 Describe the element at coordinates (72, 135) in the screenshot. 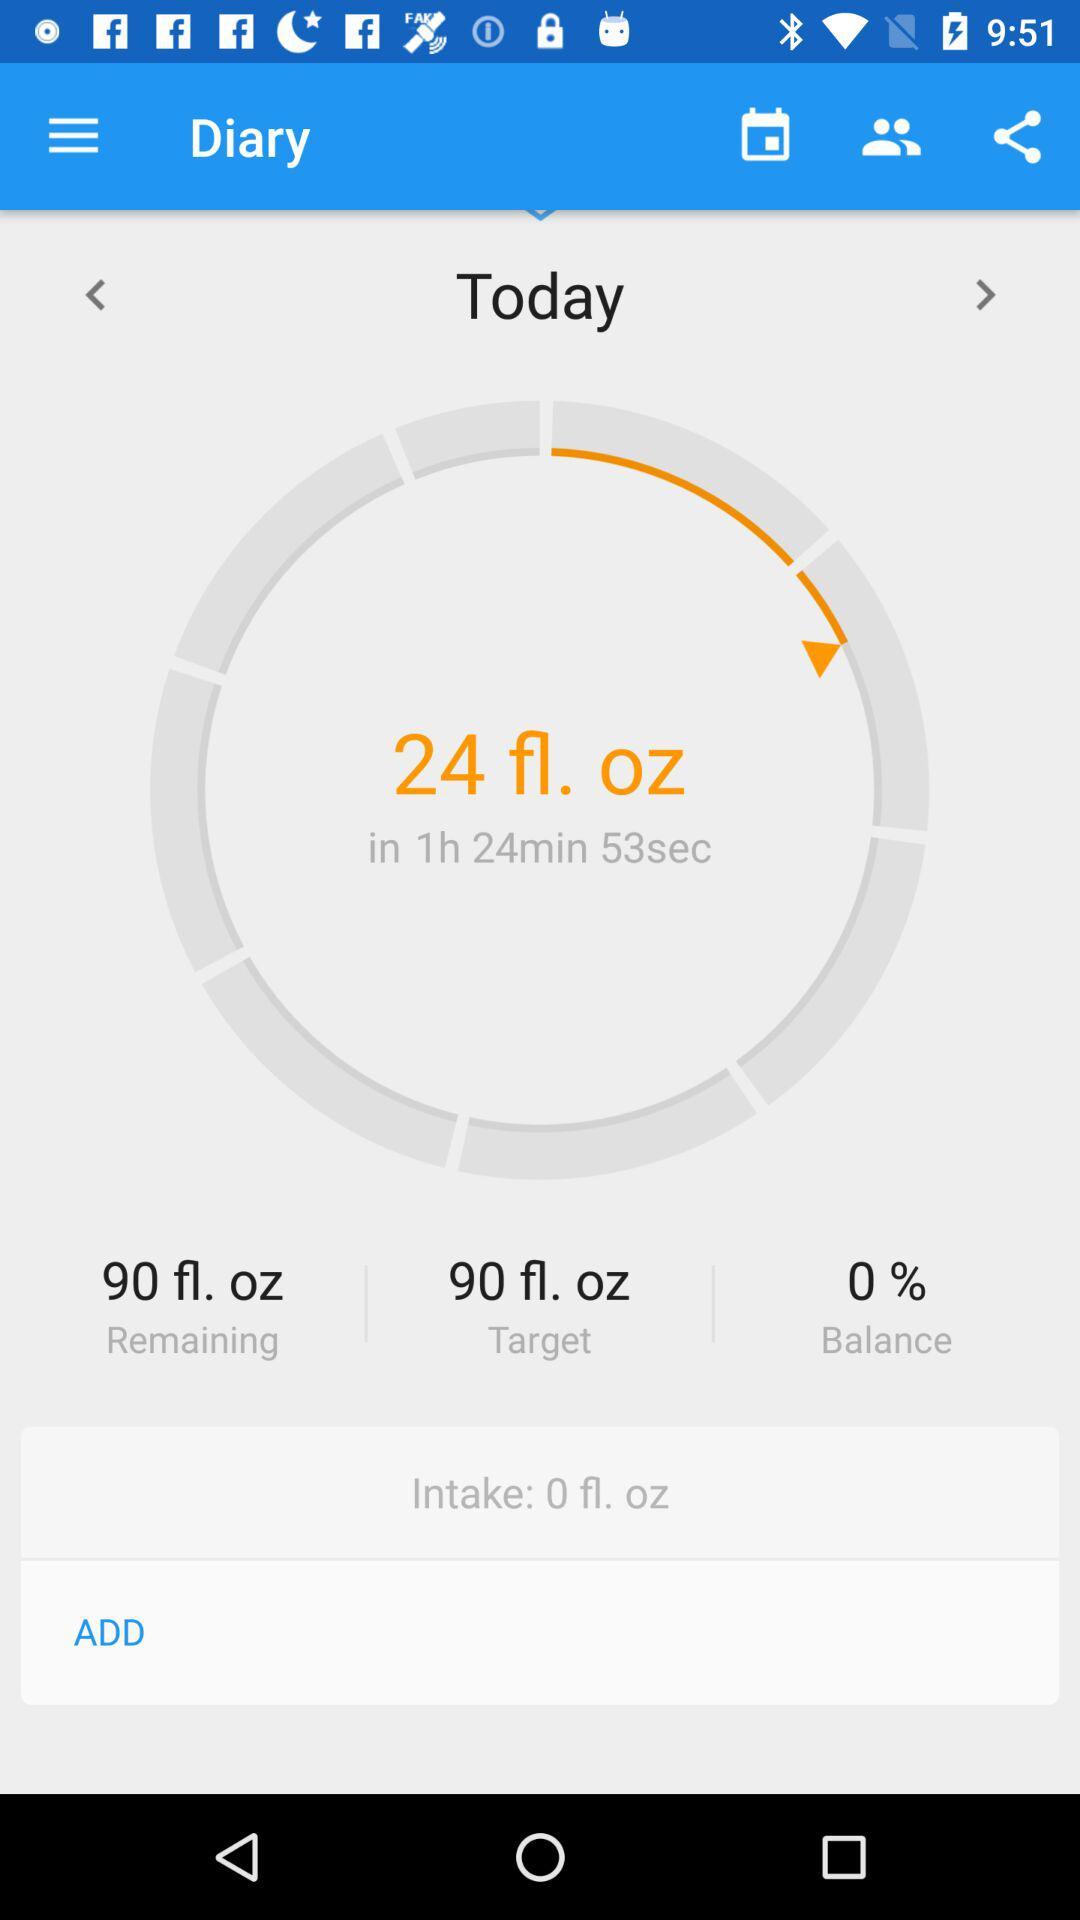

I see `icon next to the diary` at that location.